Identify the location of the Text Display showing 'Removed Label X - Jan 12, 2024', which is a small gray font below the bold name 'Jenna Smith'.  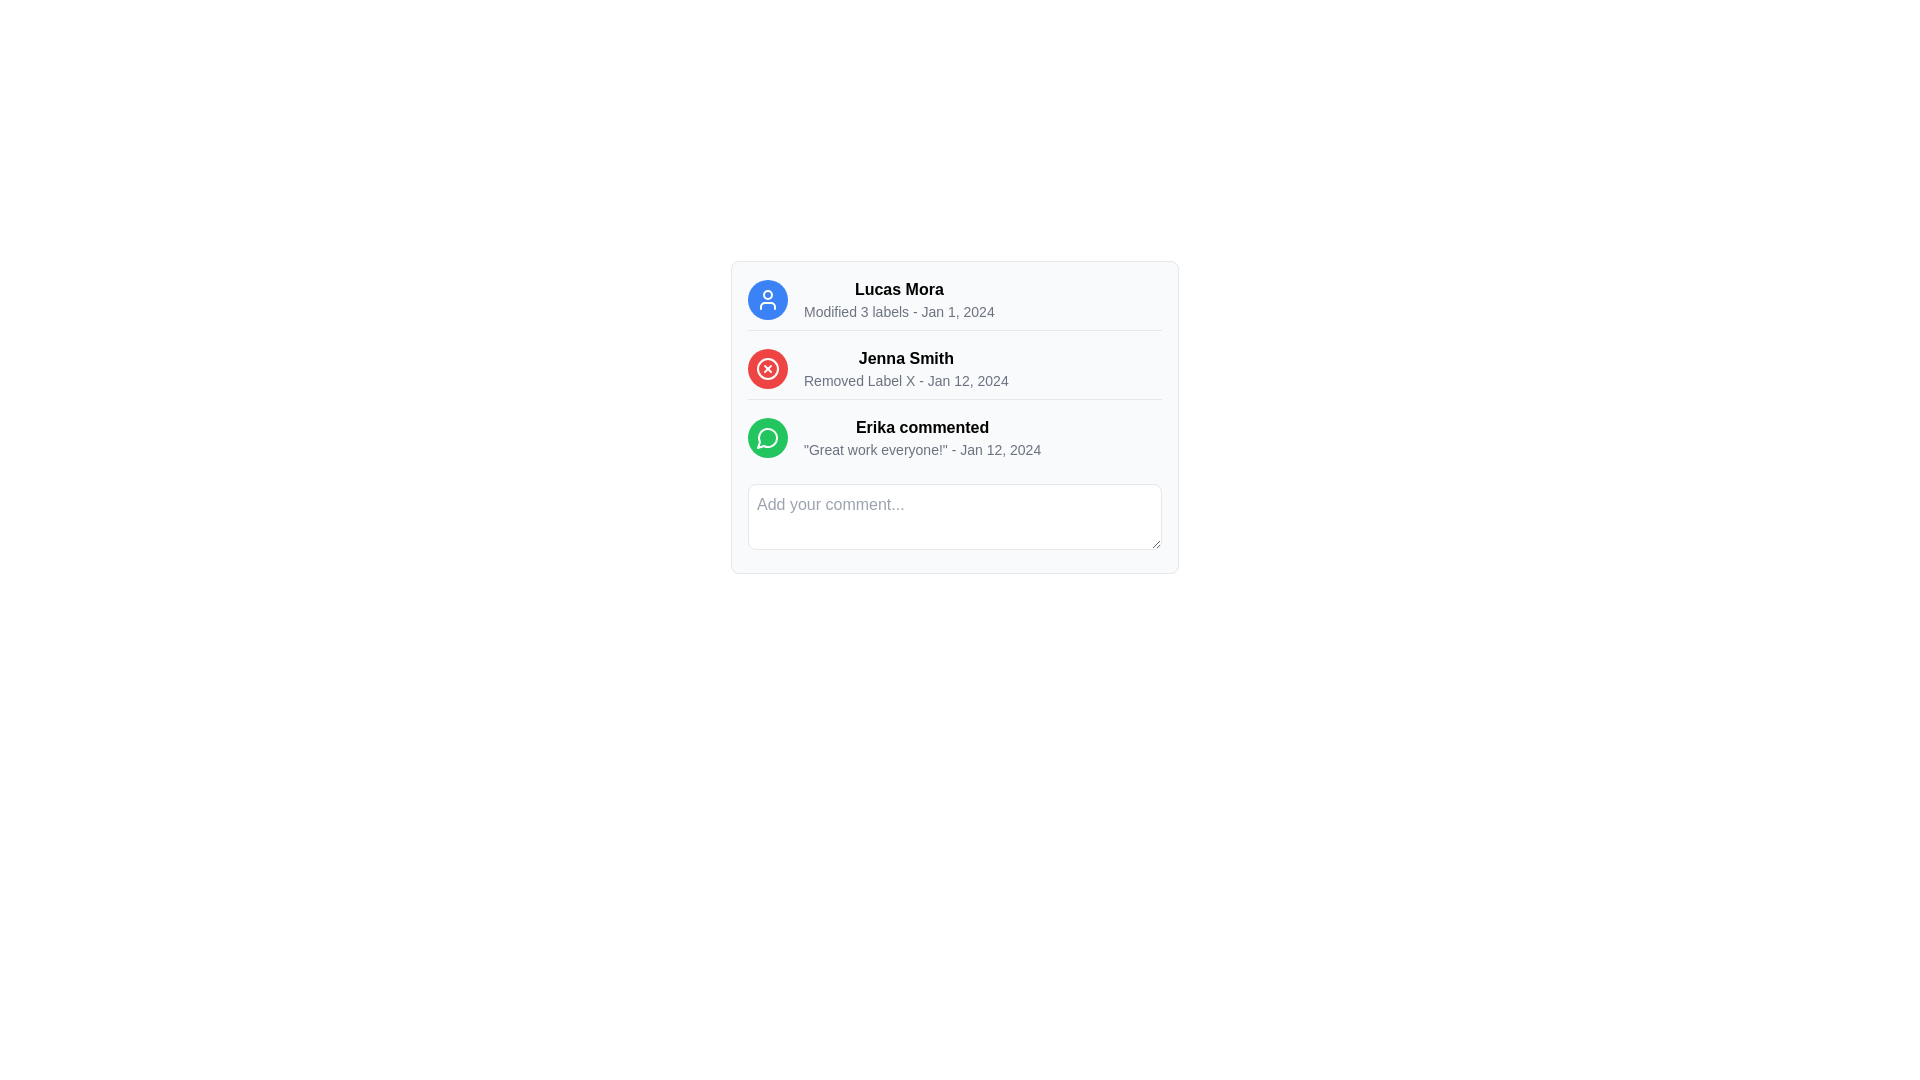
(905, 381).